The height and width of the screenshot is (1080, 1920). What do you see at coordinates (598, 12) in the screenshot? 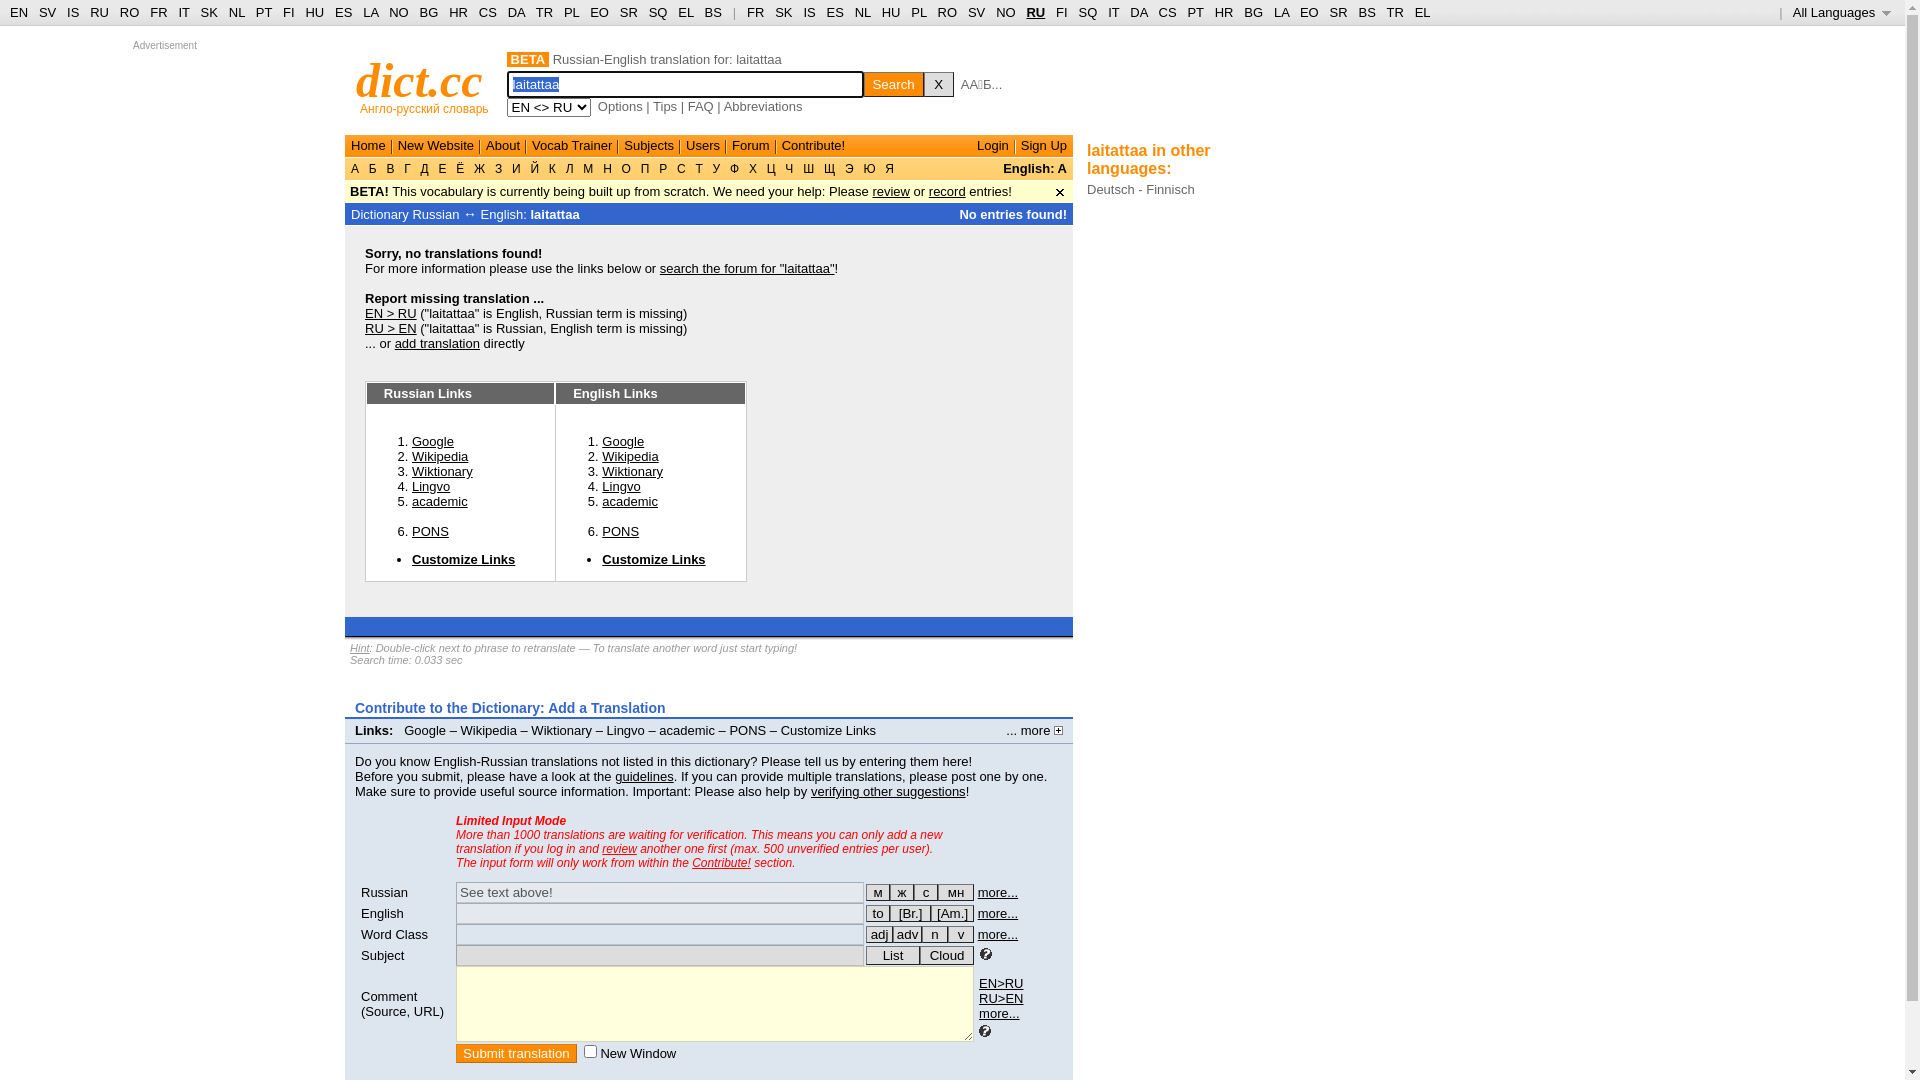
I see `'EO'` at bounding box center [598, 12].